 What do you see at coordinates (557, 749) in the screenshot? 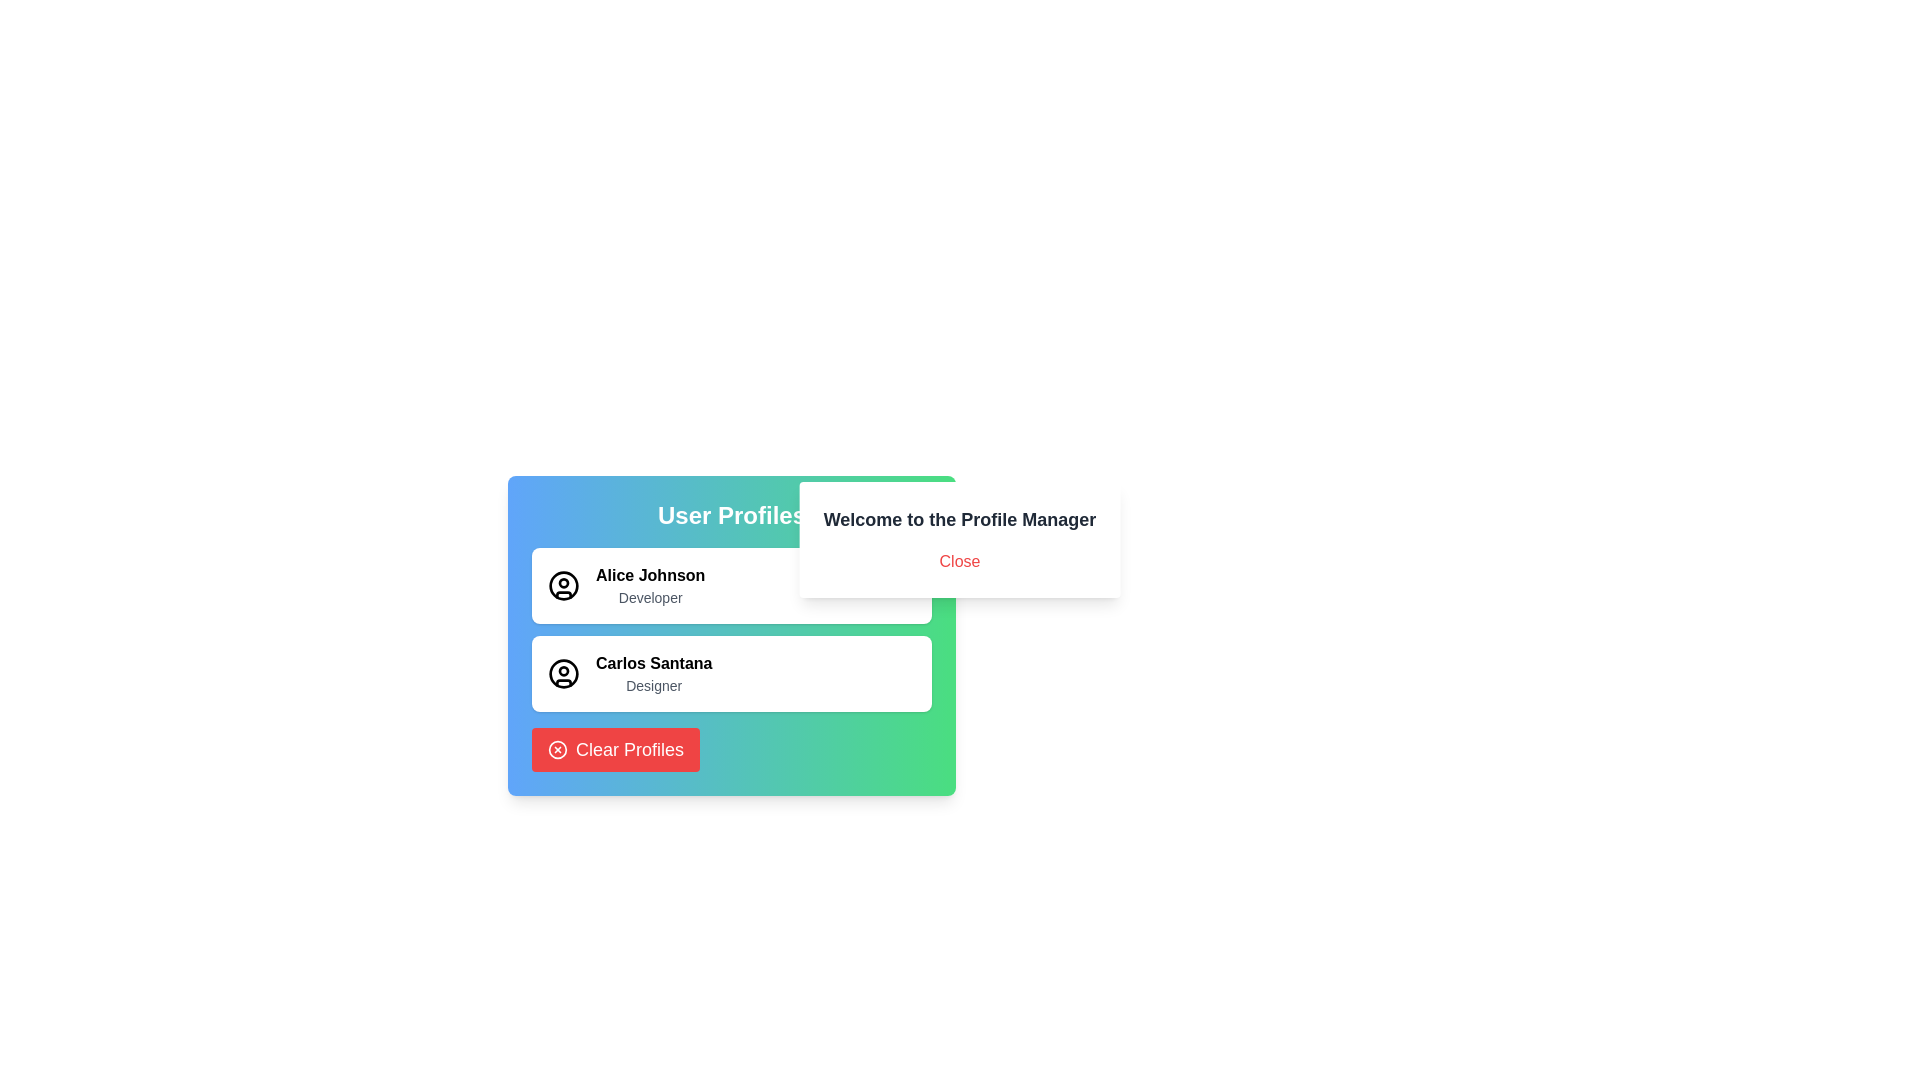
I see `the appearance of the icon representing the action of clearing or resetting profiles, located on the left side of the 'Clear Profiles' button` at bounding box center [557, 749].